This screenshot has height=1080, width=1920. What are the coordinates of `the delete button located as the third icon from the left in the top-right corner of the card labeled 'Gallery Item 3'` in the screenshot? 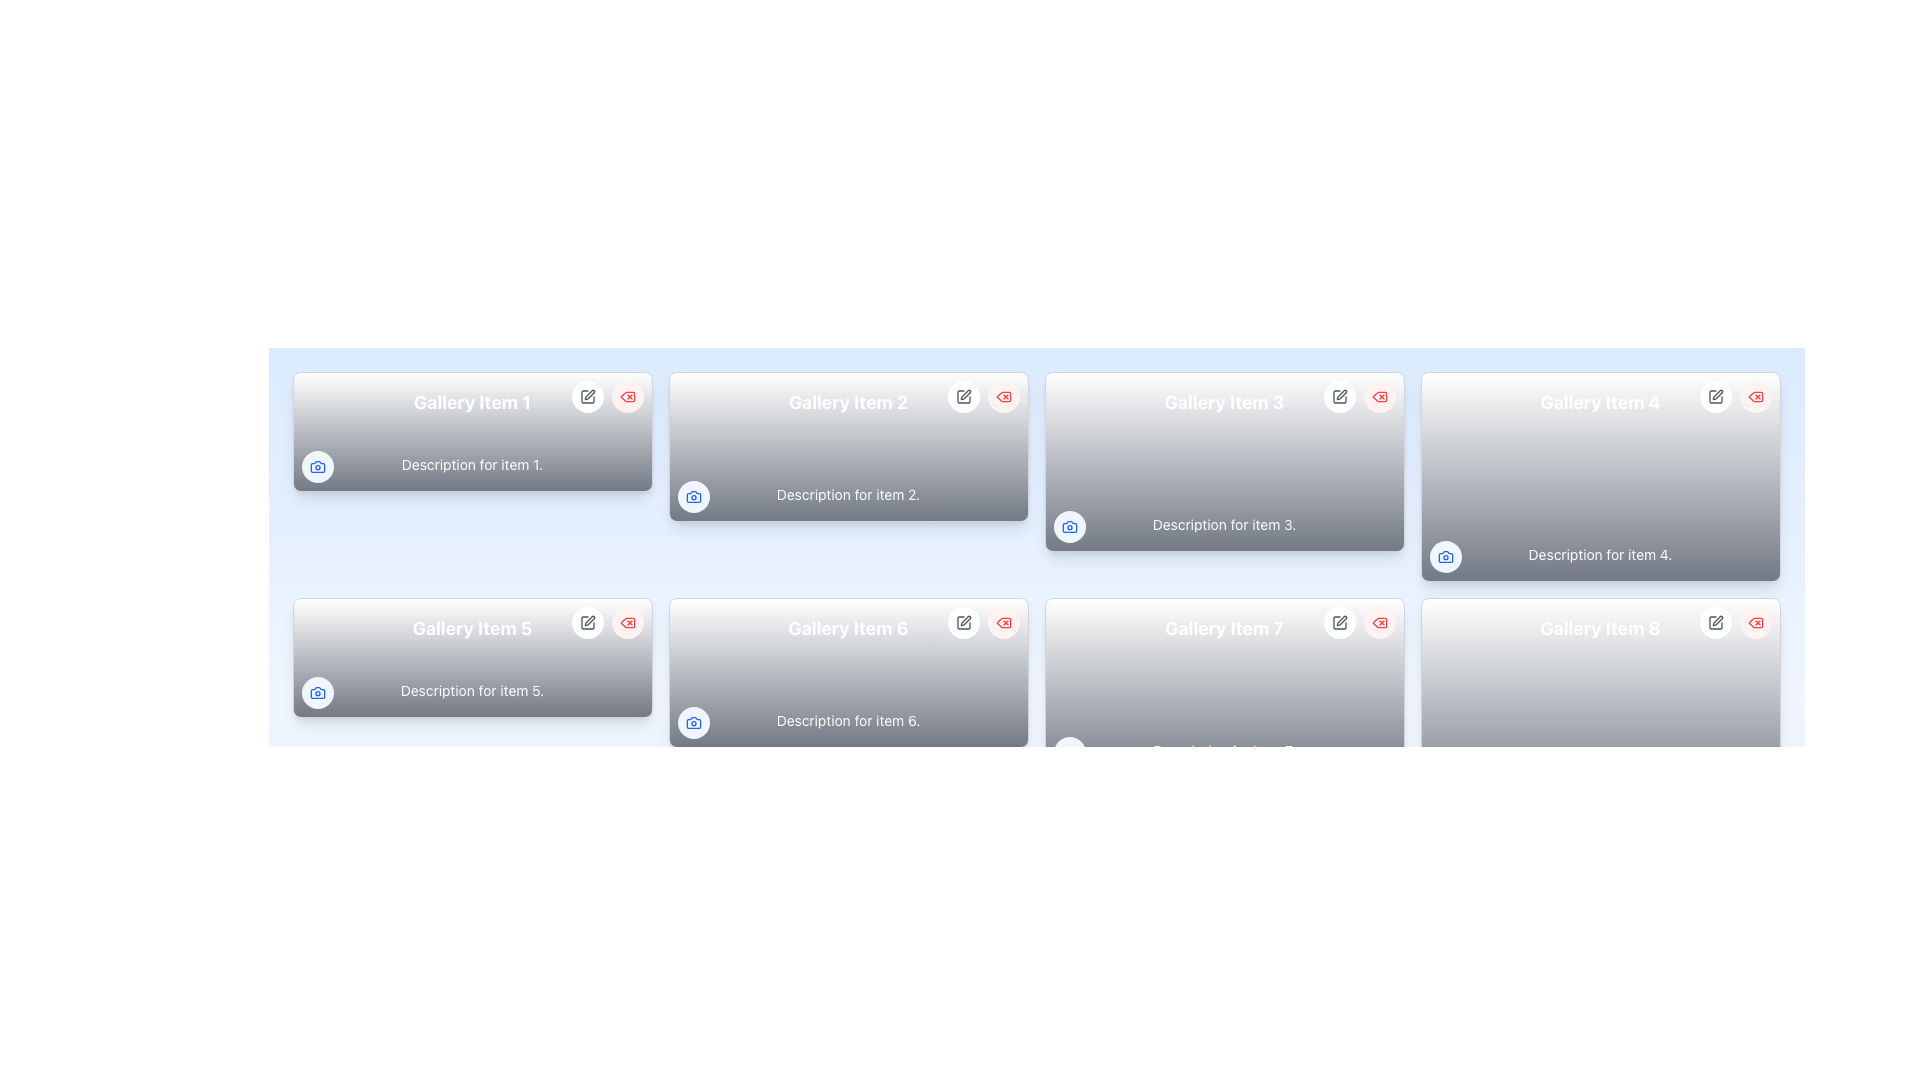 It's located at (1378, 397).